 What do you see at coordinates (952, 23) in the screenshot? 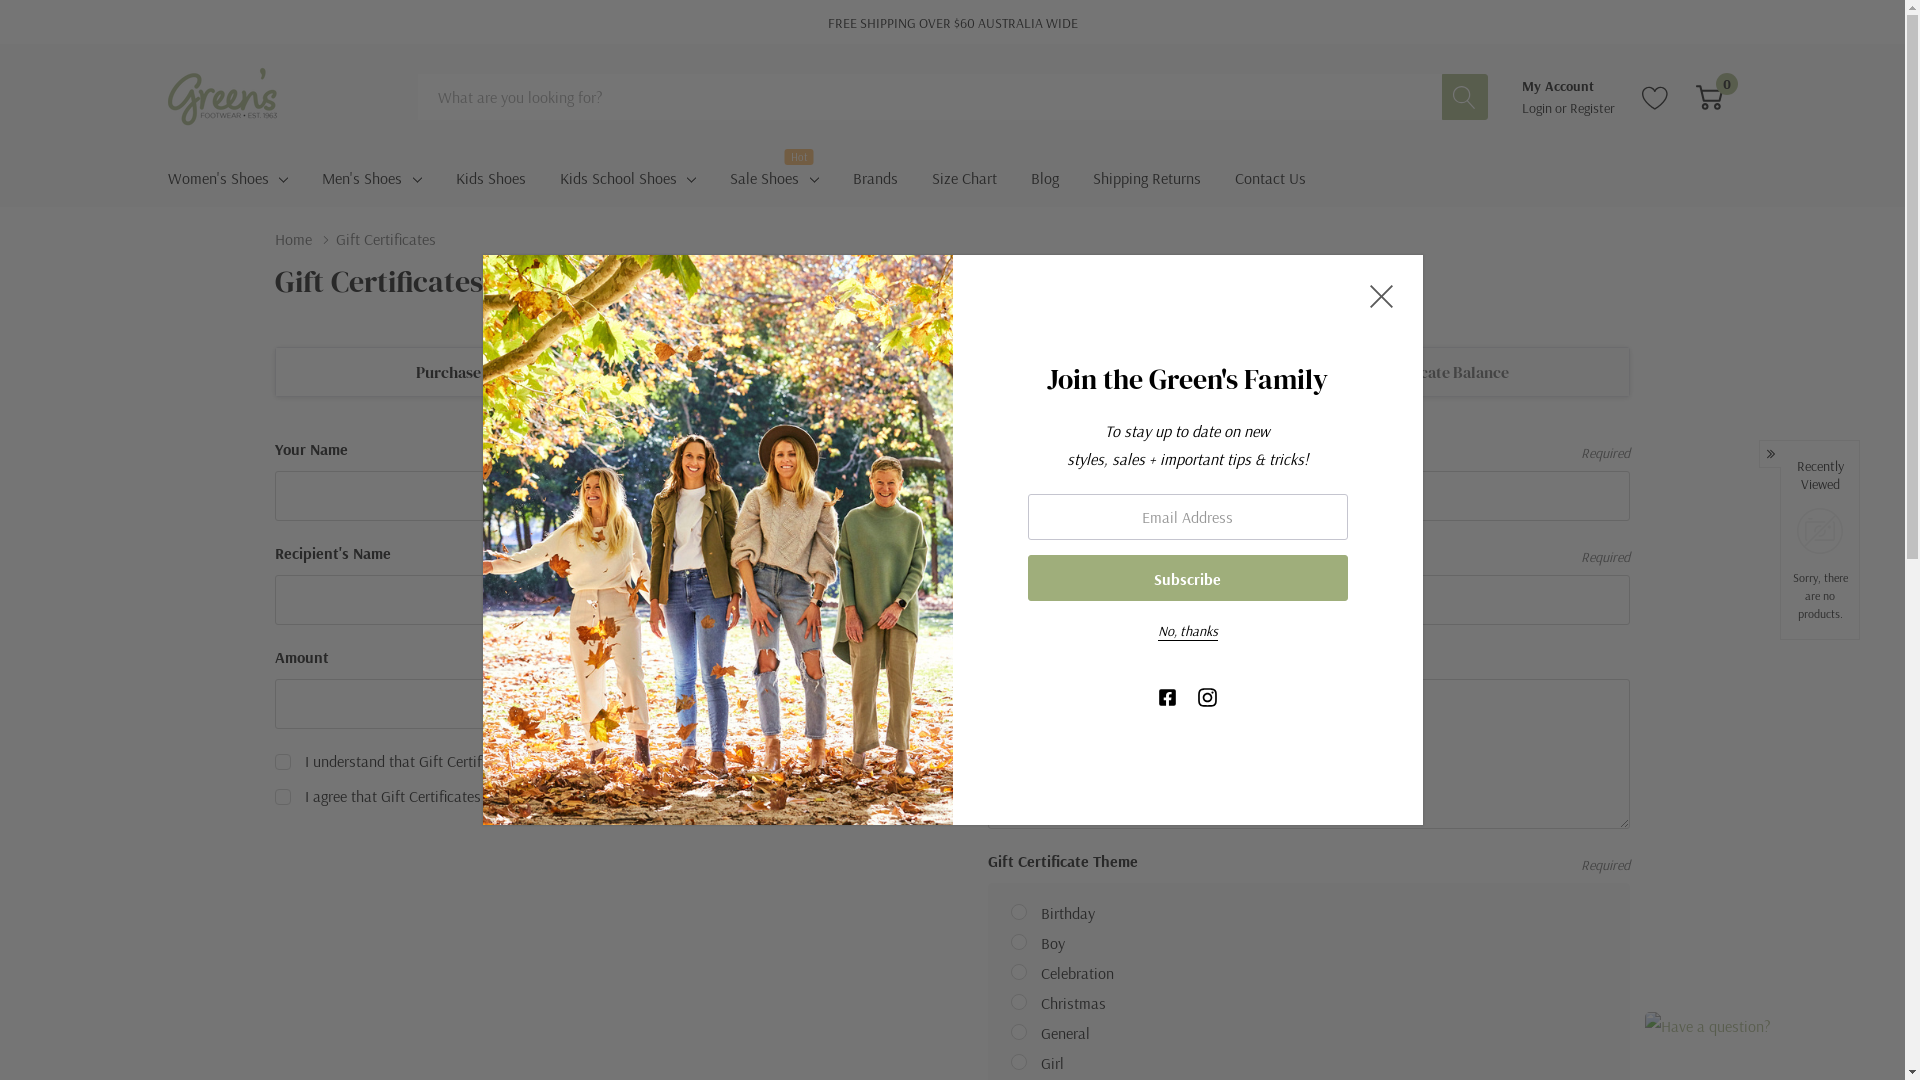
I see `'FREE SHIPPING OVER $60 AUSTRALIA WIDE'` at bounding box center [952, 23].